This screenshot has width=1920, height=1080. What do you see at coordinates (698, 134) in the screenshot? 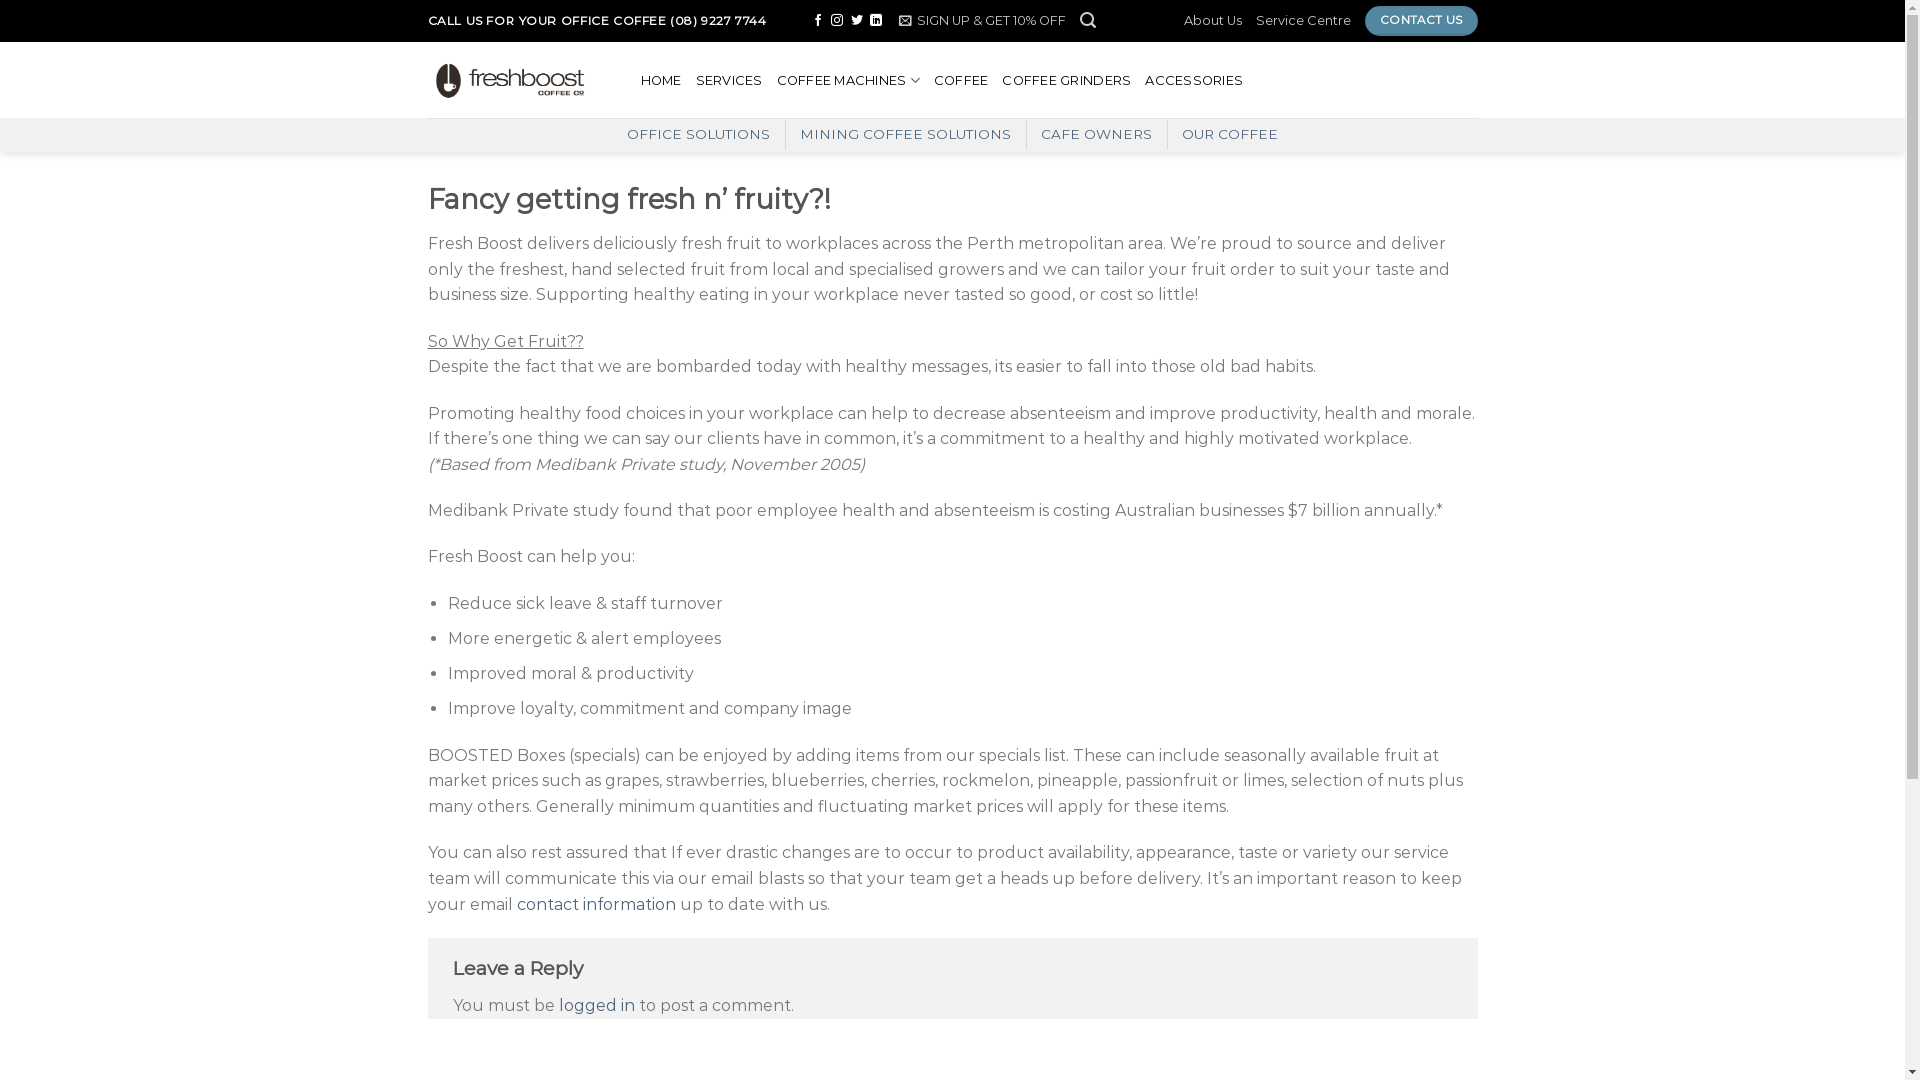
I see `'OFFICE SOLUTIONS'` at bounding box center [698, 134].